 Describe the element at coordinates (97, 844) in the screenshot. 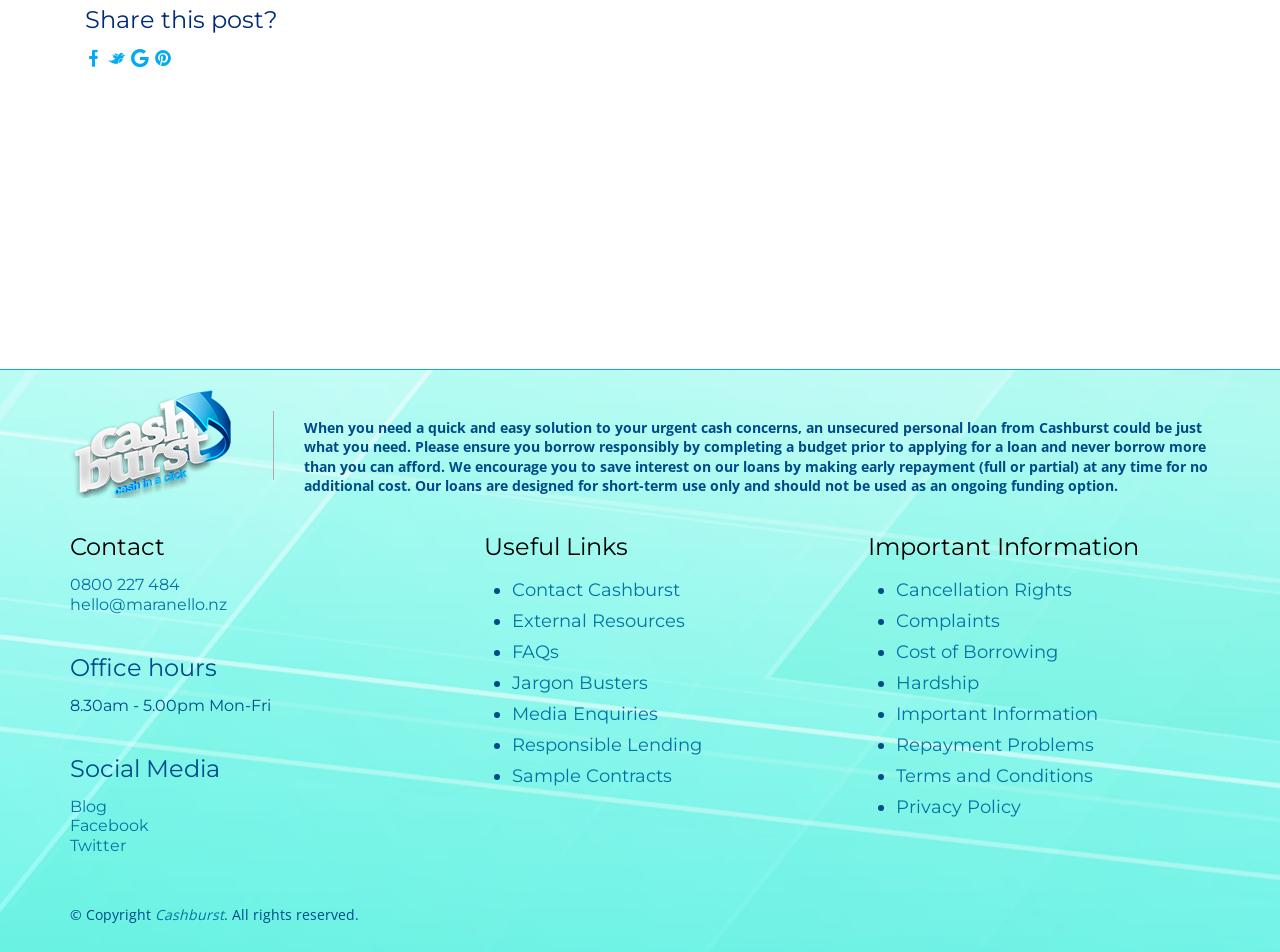

I see `'Twitter'` at that location.